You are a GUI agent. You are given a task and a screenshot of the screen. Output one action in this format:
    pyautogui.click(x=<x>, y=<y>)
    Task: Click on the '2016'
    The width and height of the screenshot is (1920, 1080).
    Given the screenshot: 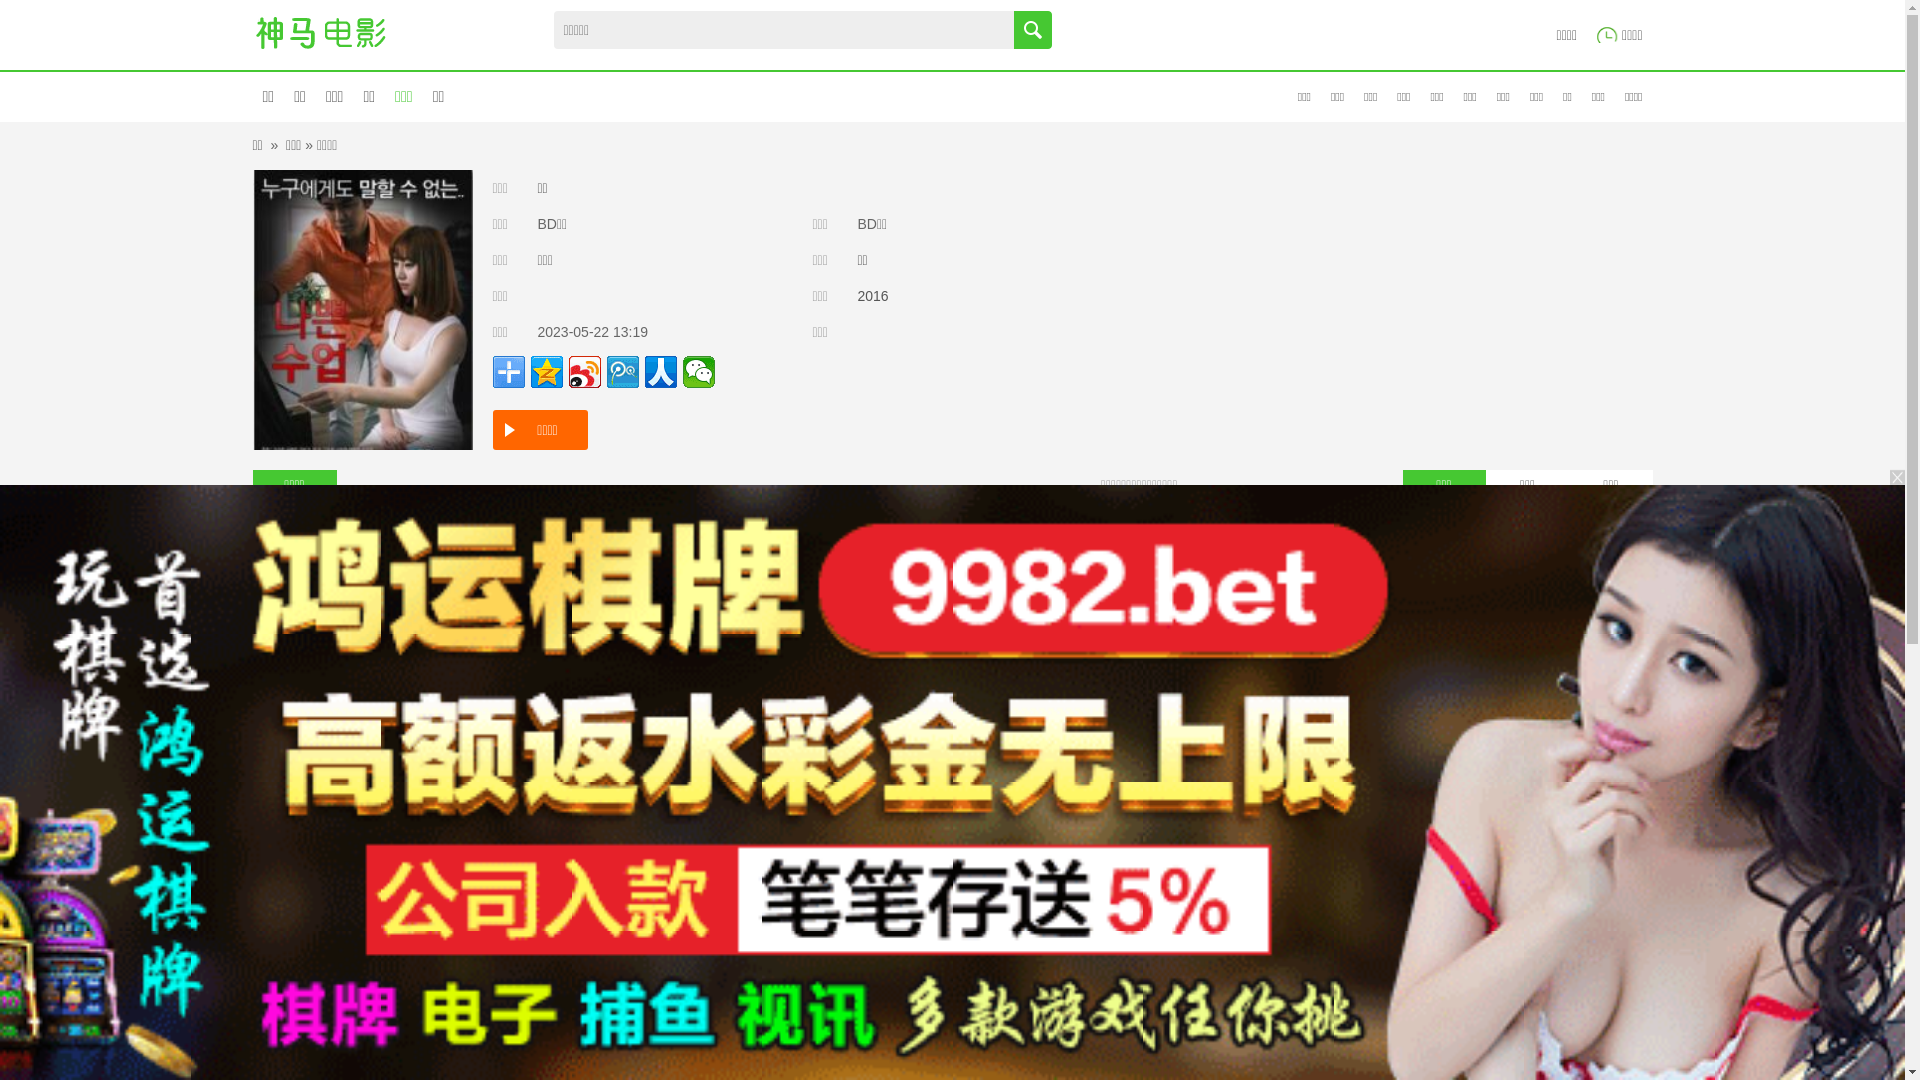 What is the action you would take?
    pyautogui.click(x=873, y=296)
    